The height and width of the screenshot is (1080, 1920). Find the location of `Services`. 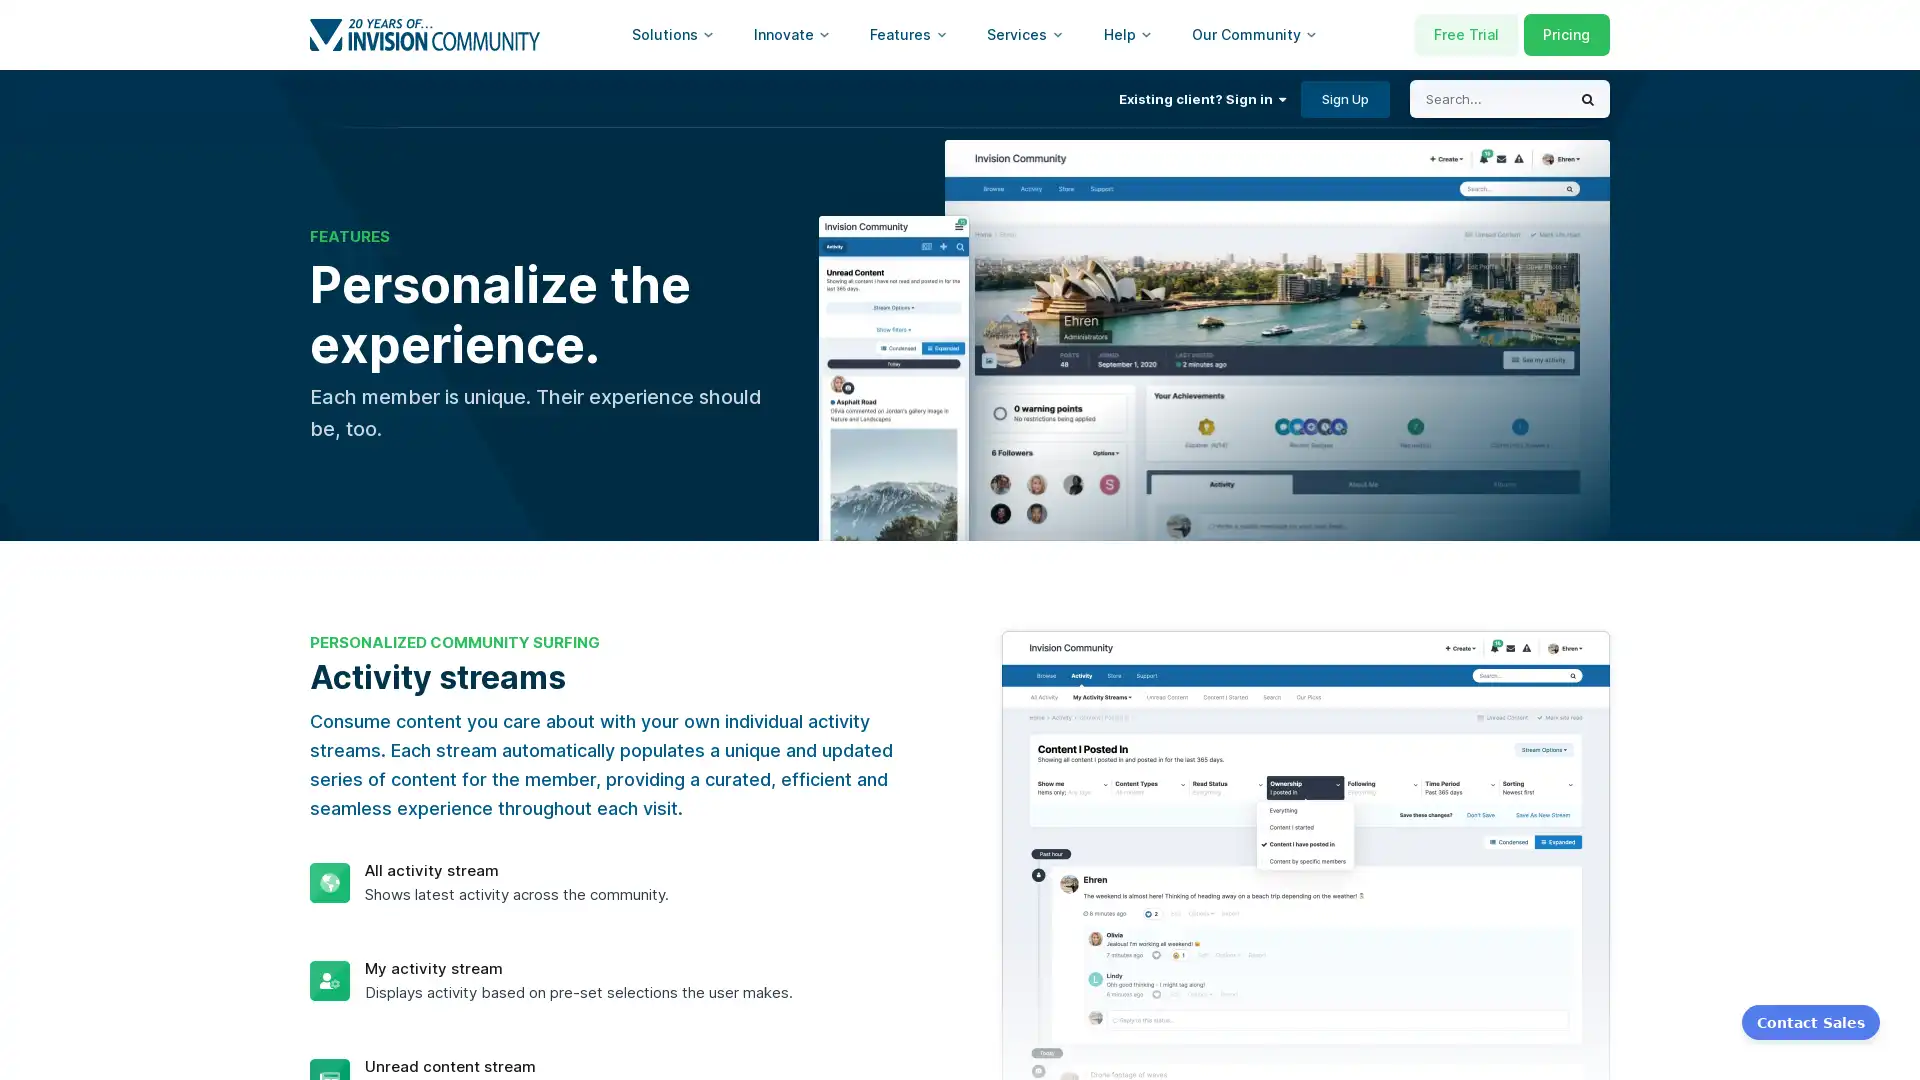

Services is located at coordinates (1025, 34).